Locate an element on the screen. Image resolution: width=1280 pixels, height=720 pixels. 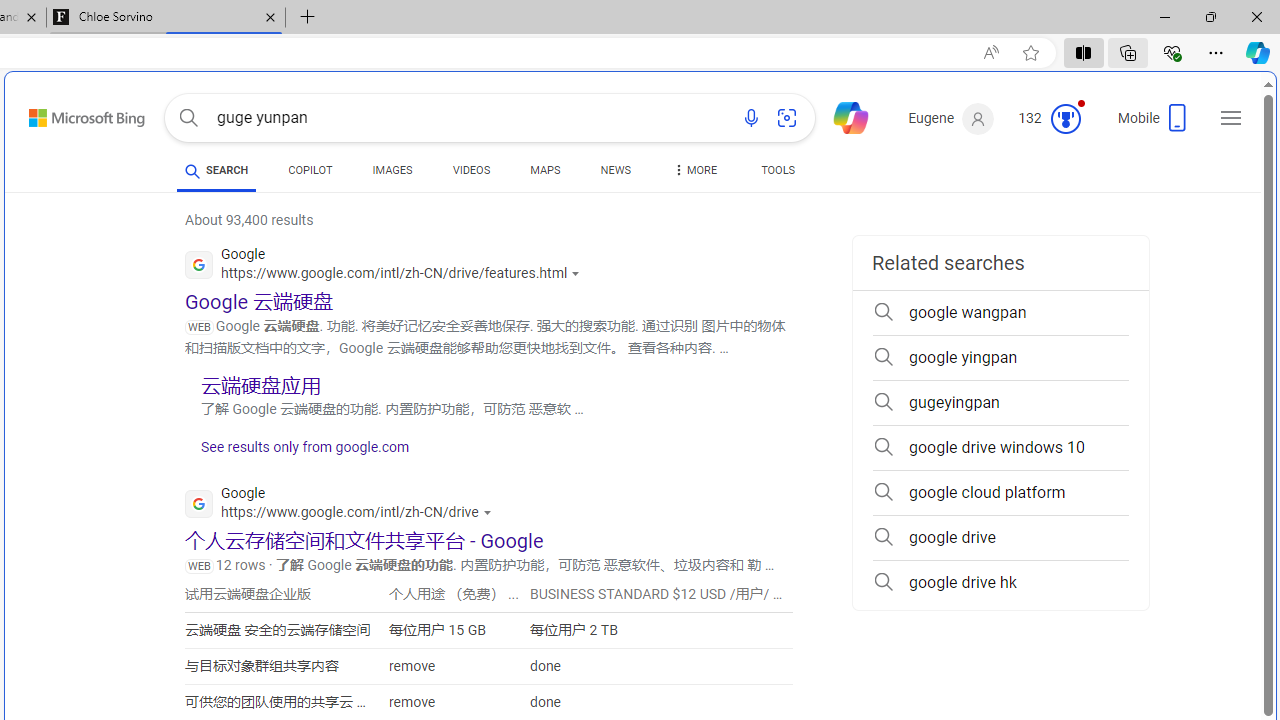
'gugeyingpan' is located at coordinates (1000, 402).